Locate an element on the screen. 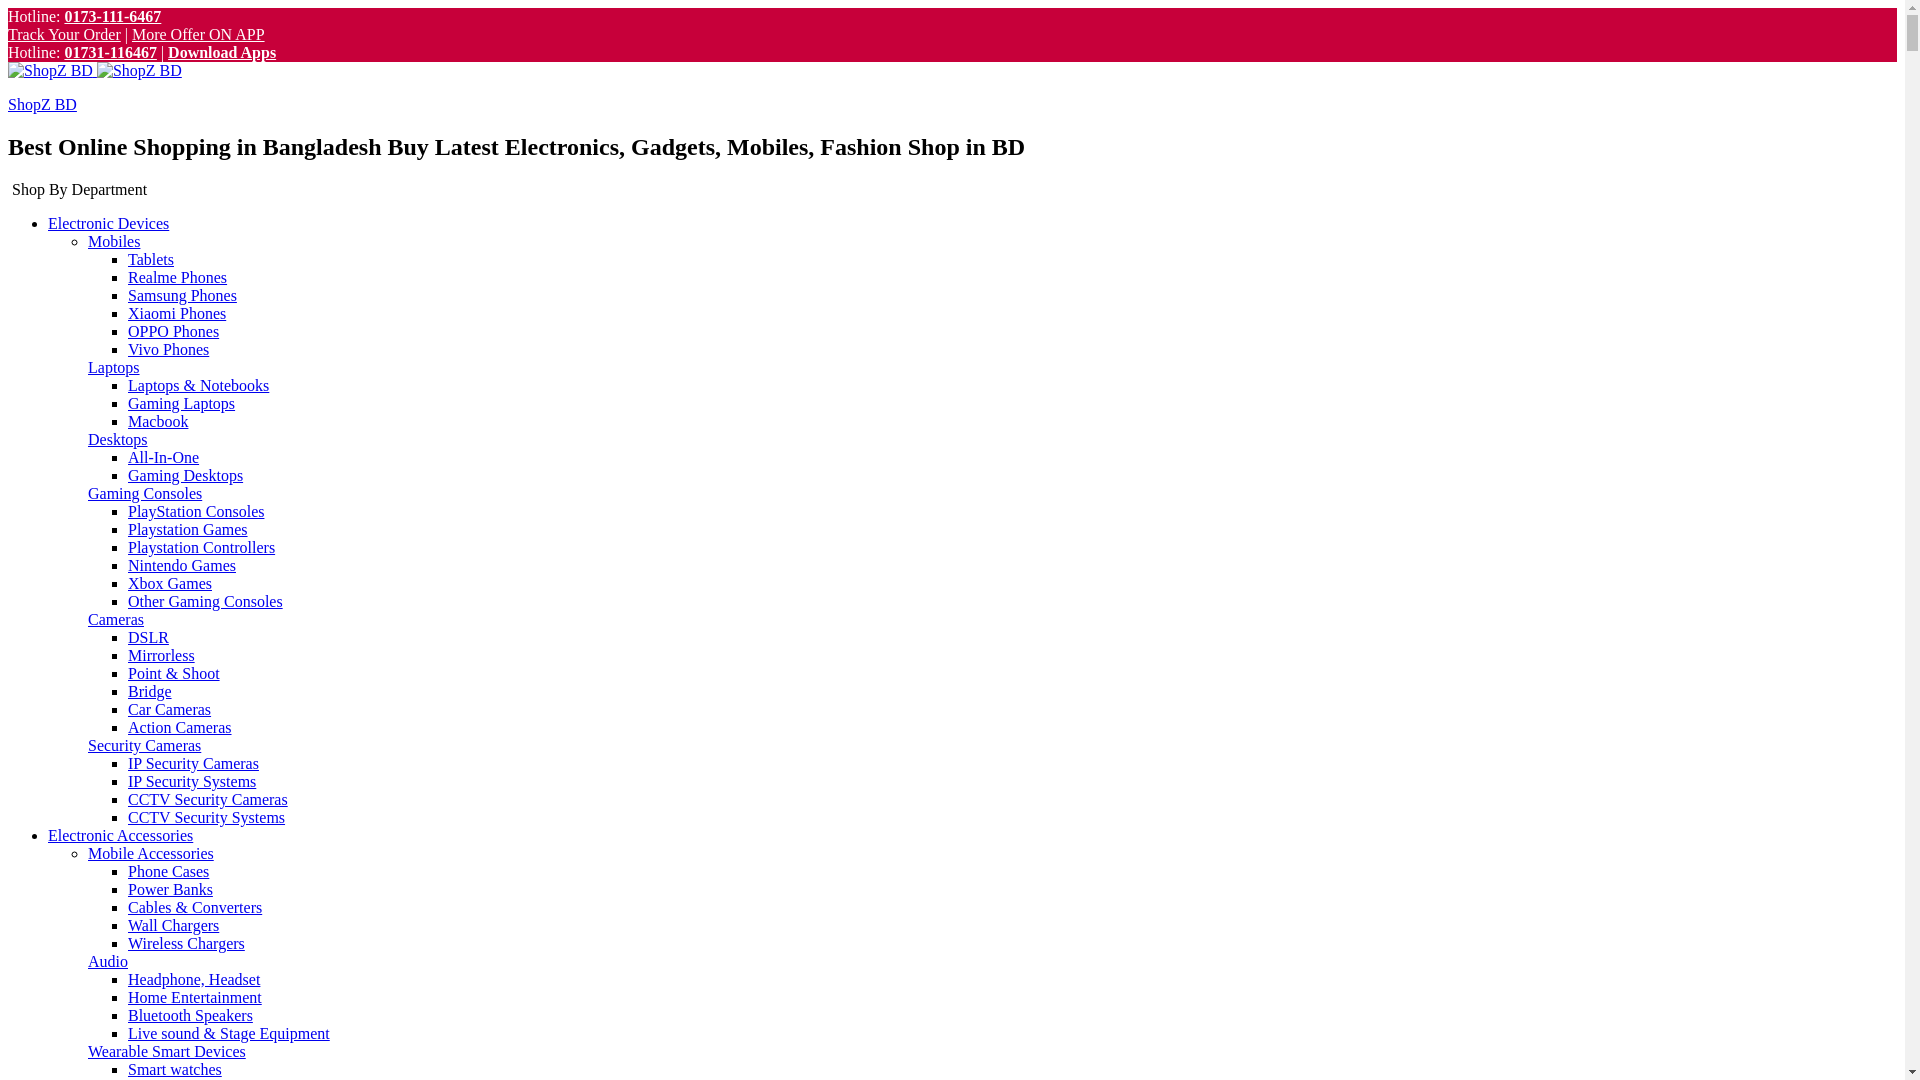 The image size is (1920, 1080). 'Desktops' is located at coordinates (117, 438).